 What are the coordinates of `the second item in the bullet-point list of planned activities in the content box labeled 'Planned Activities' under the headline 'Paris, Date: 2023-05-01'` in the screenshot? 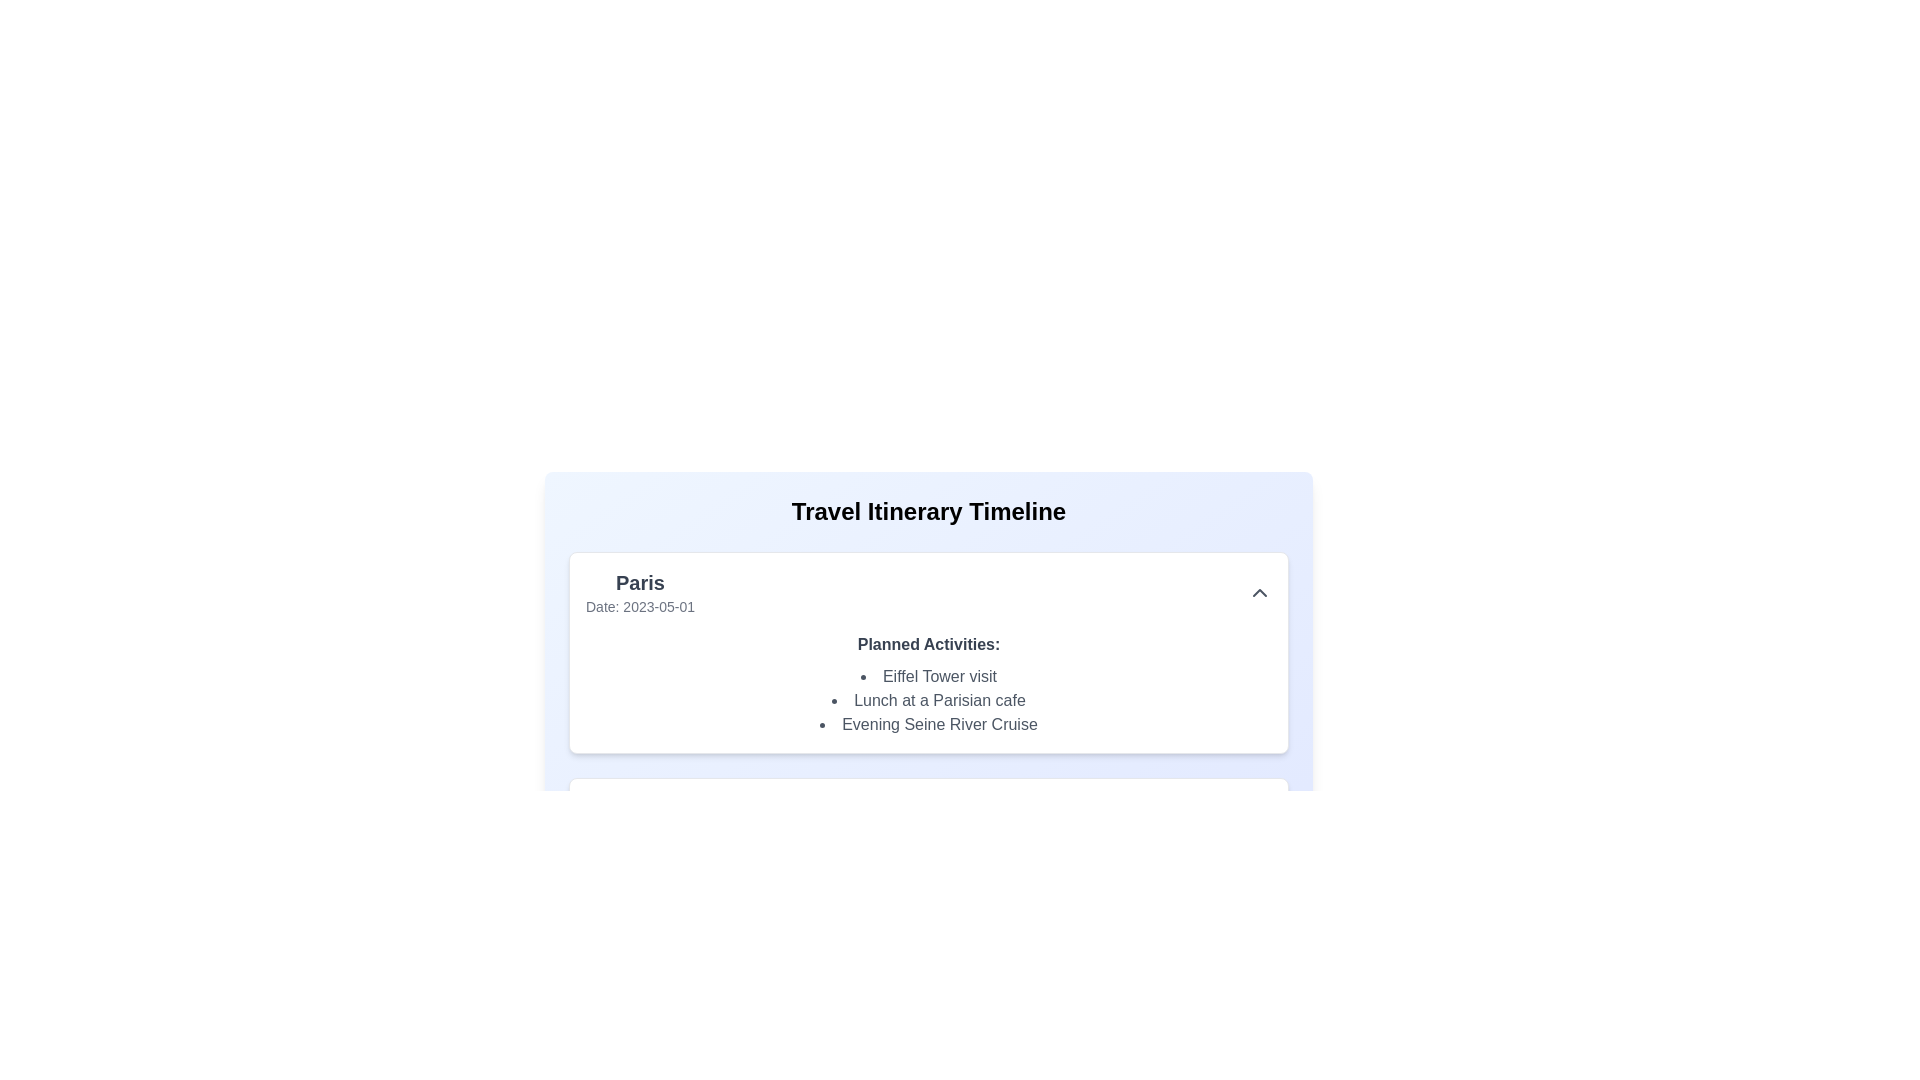 It's located at (928, 700).